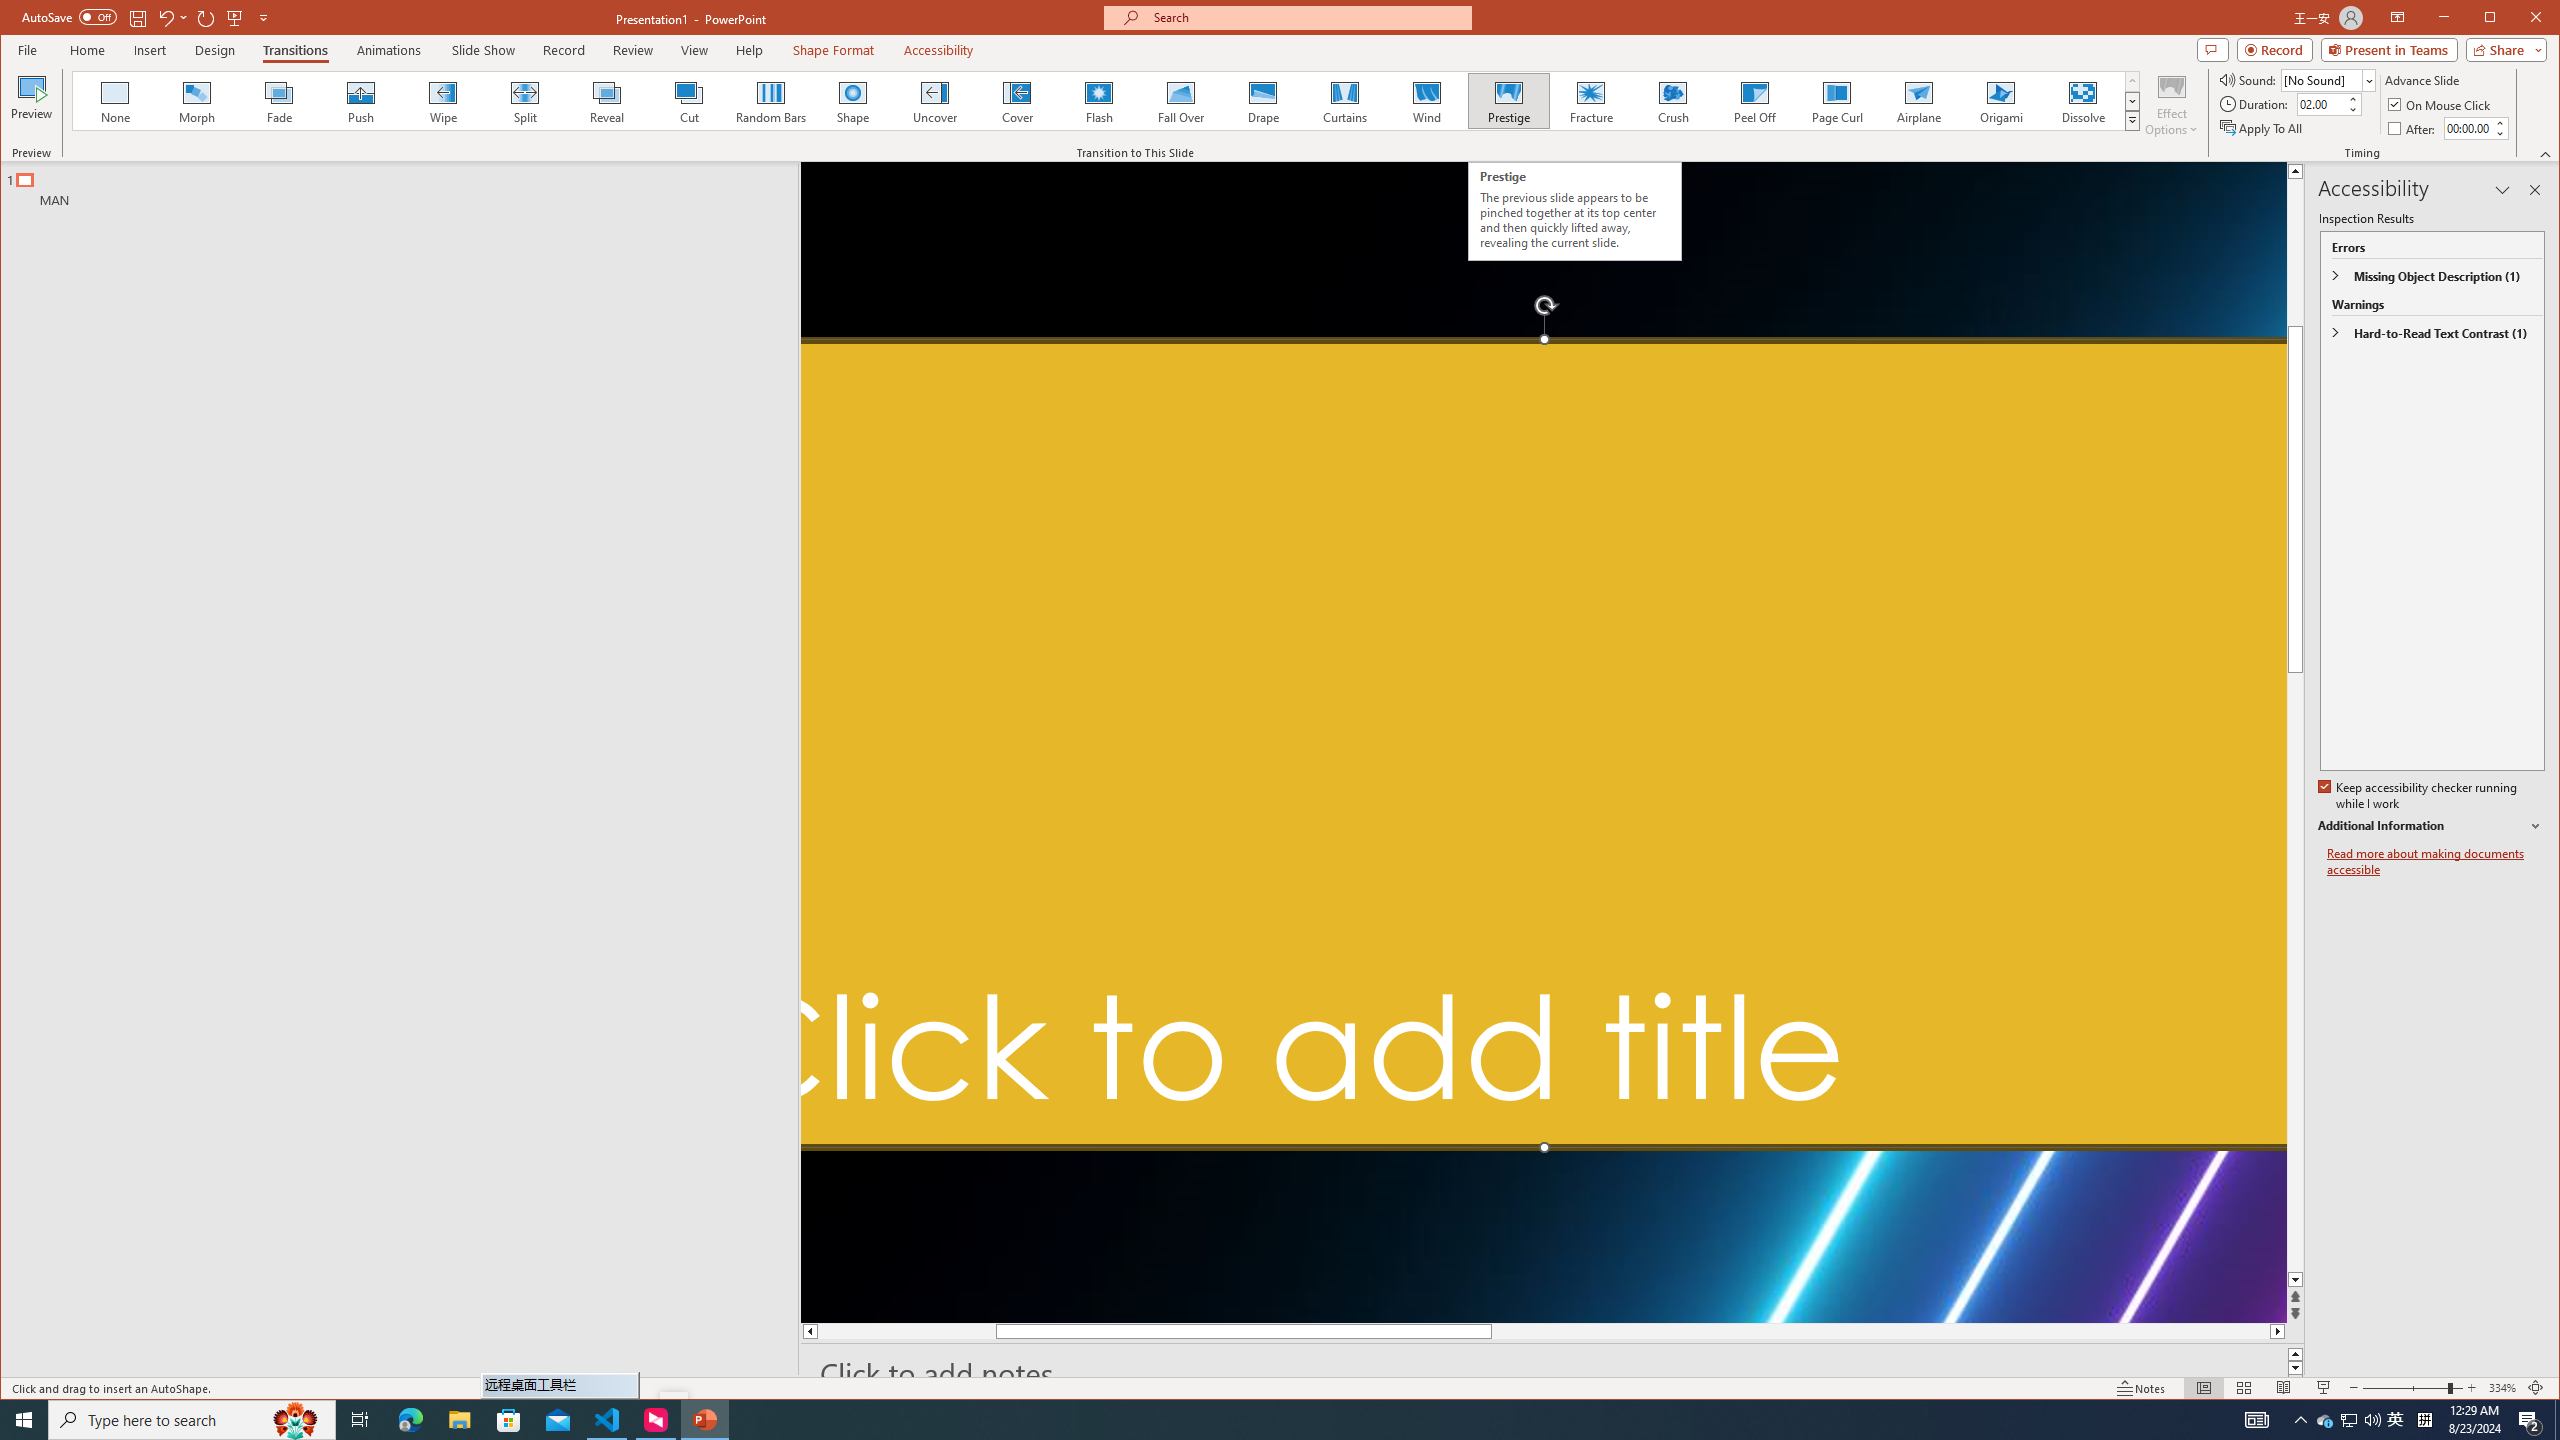 This screenshot has height=1440, width=2560. What do you see at coordinates (1344, 100) in the screenshot?
I see `'Curtains'` at bounding box center [1344, 100].